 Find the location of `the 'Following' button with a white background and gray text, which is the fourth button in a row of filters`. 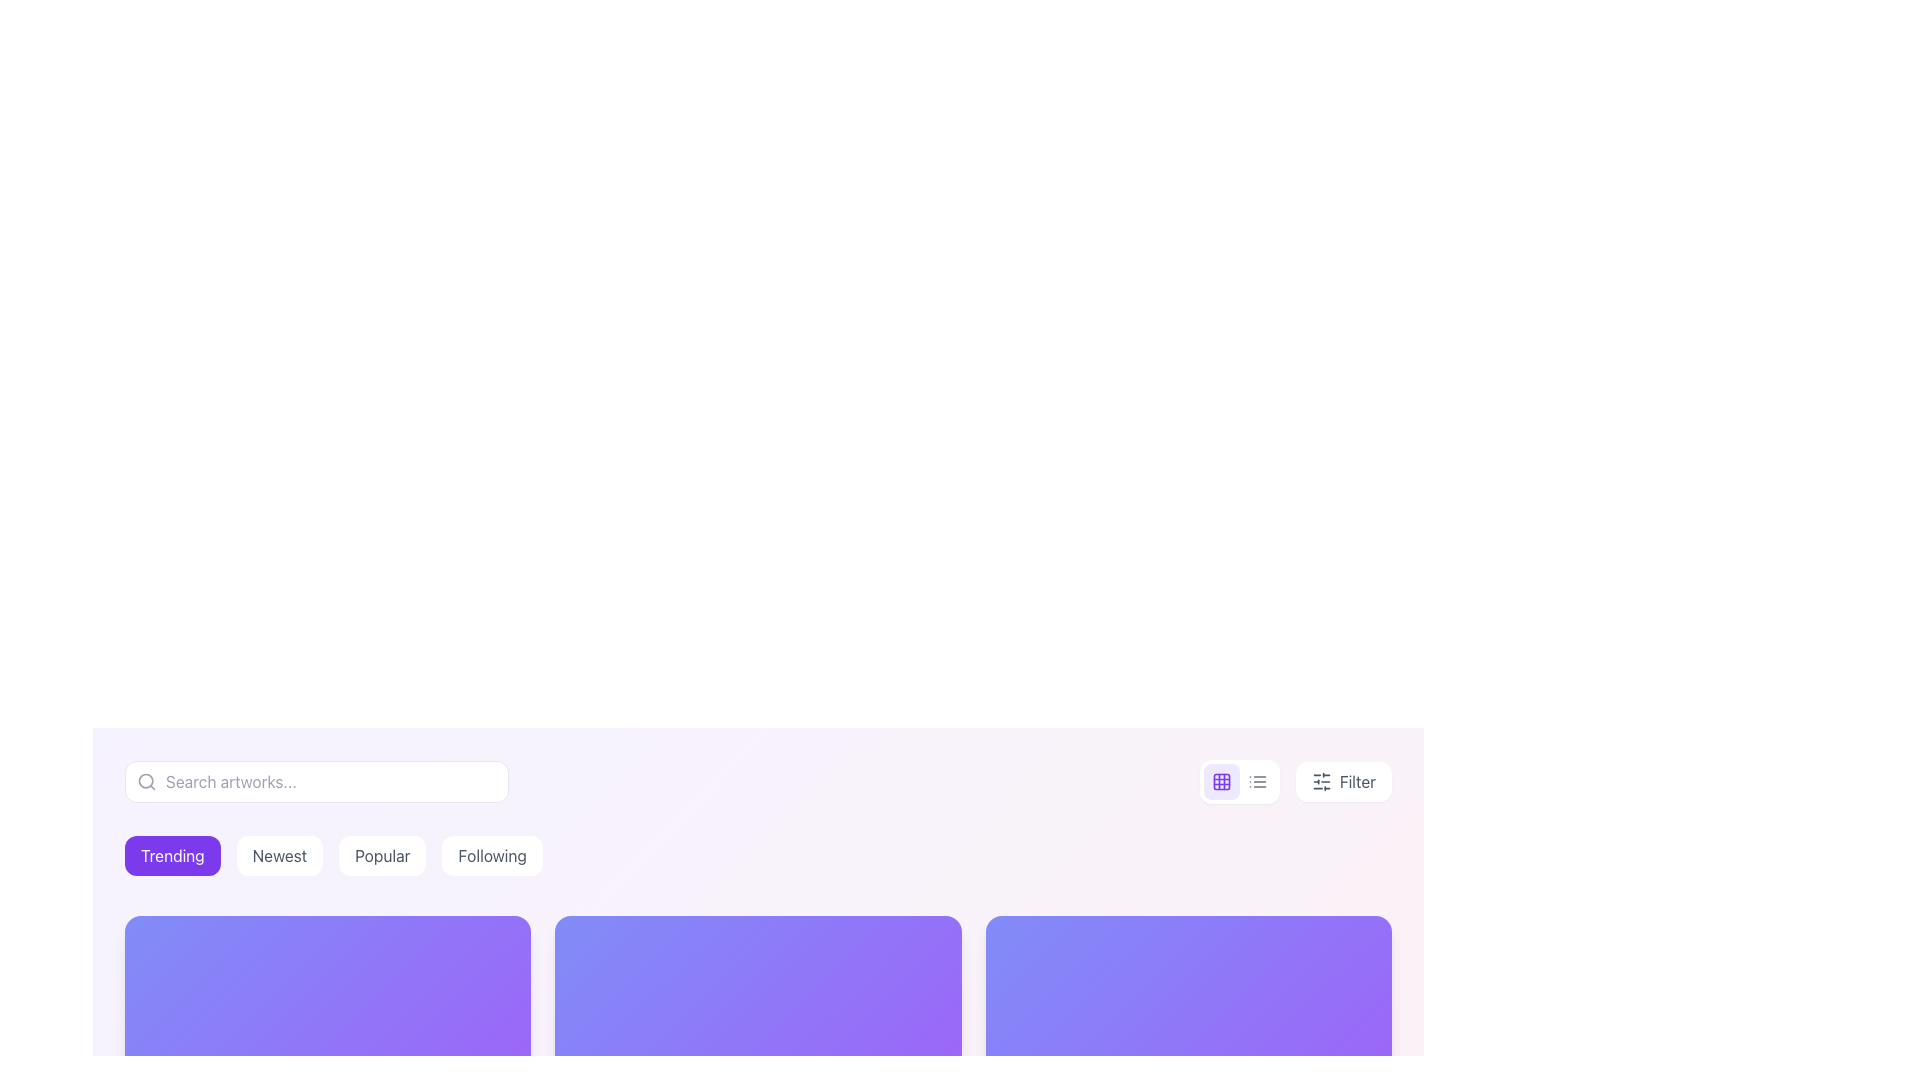

the 'Following' button with a white background and gray text, which is the fourth button in a row of filters is located at coordinates (492, 855).